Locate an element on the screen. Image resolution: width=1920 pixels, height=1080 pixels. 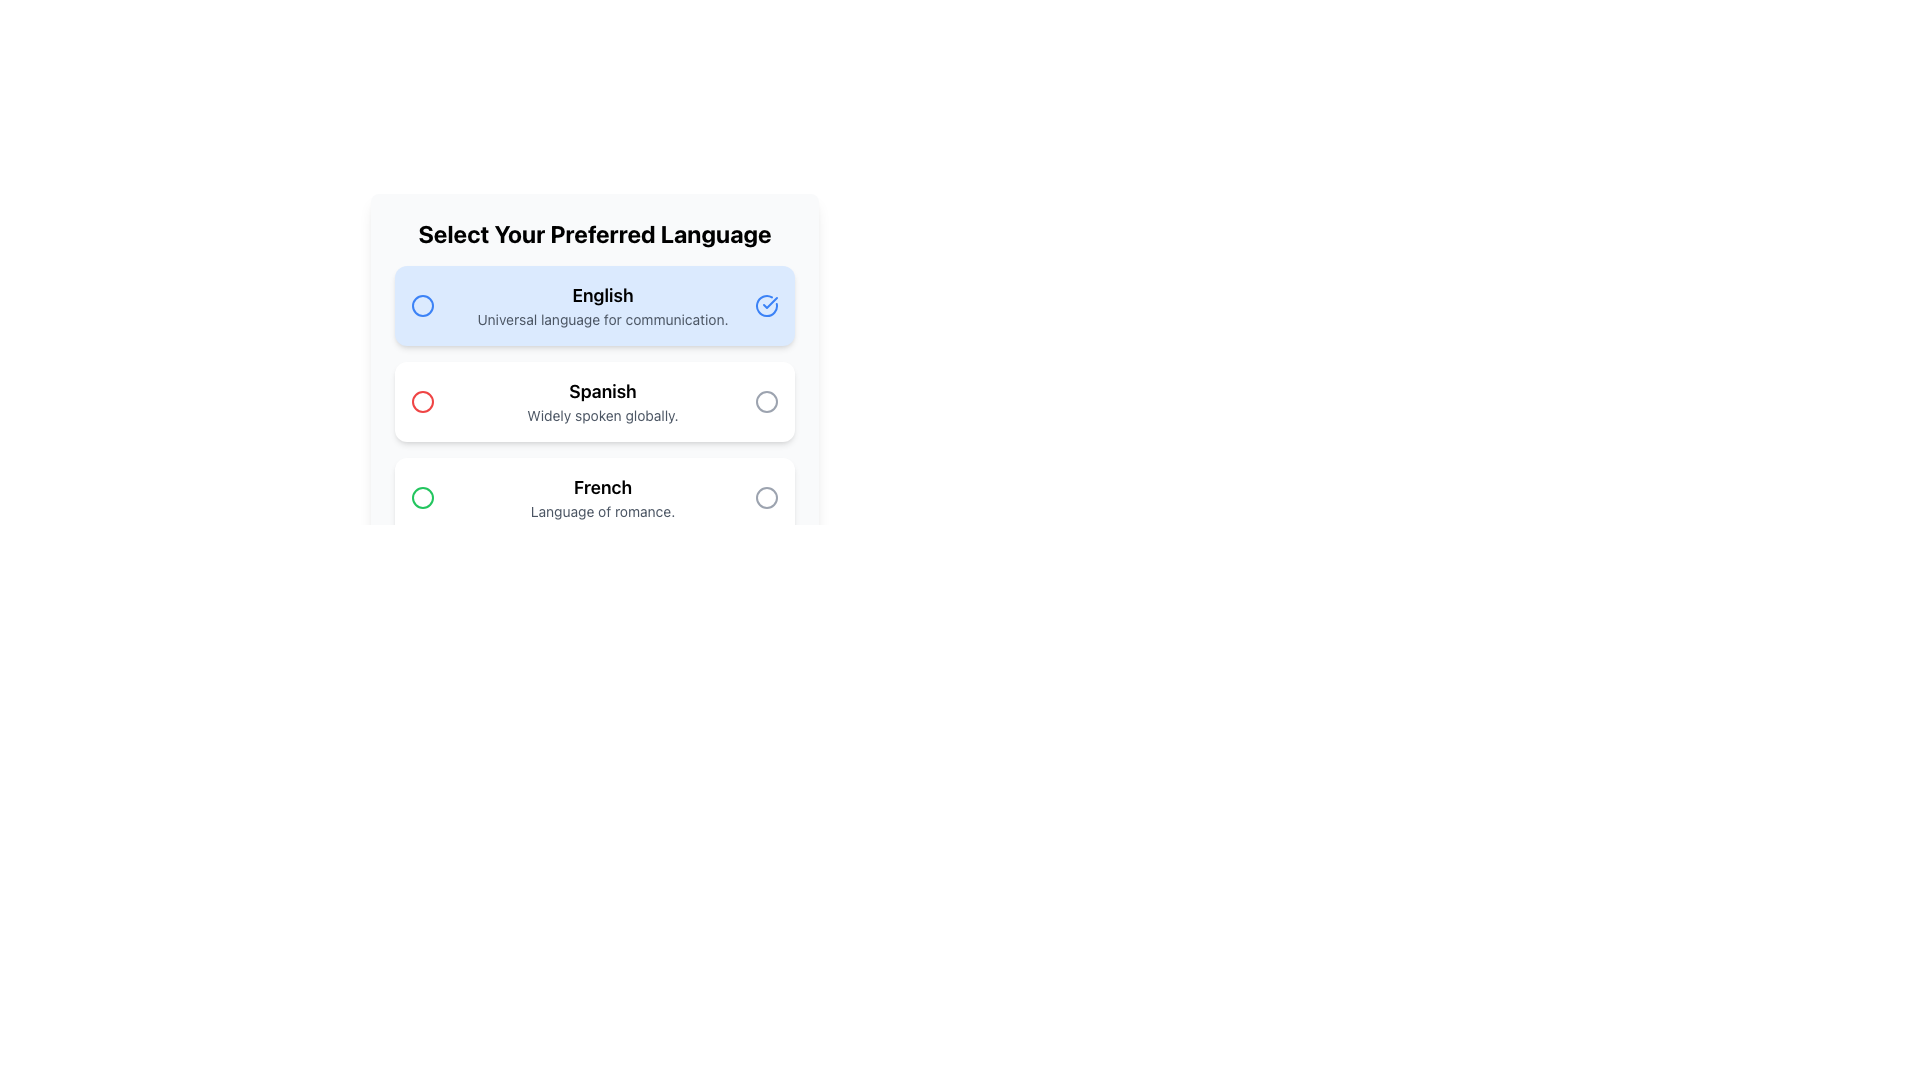
the text label displaying 'Universal language for communication.' which is styled in a lighter gray color and positioned directly below the 'English' text is located at coordinates (602, 319).